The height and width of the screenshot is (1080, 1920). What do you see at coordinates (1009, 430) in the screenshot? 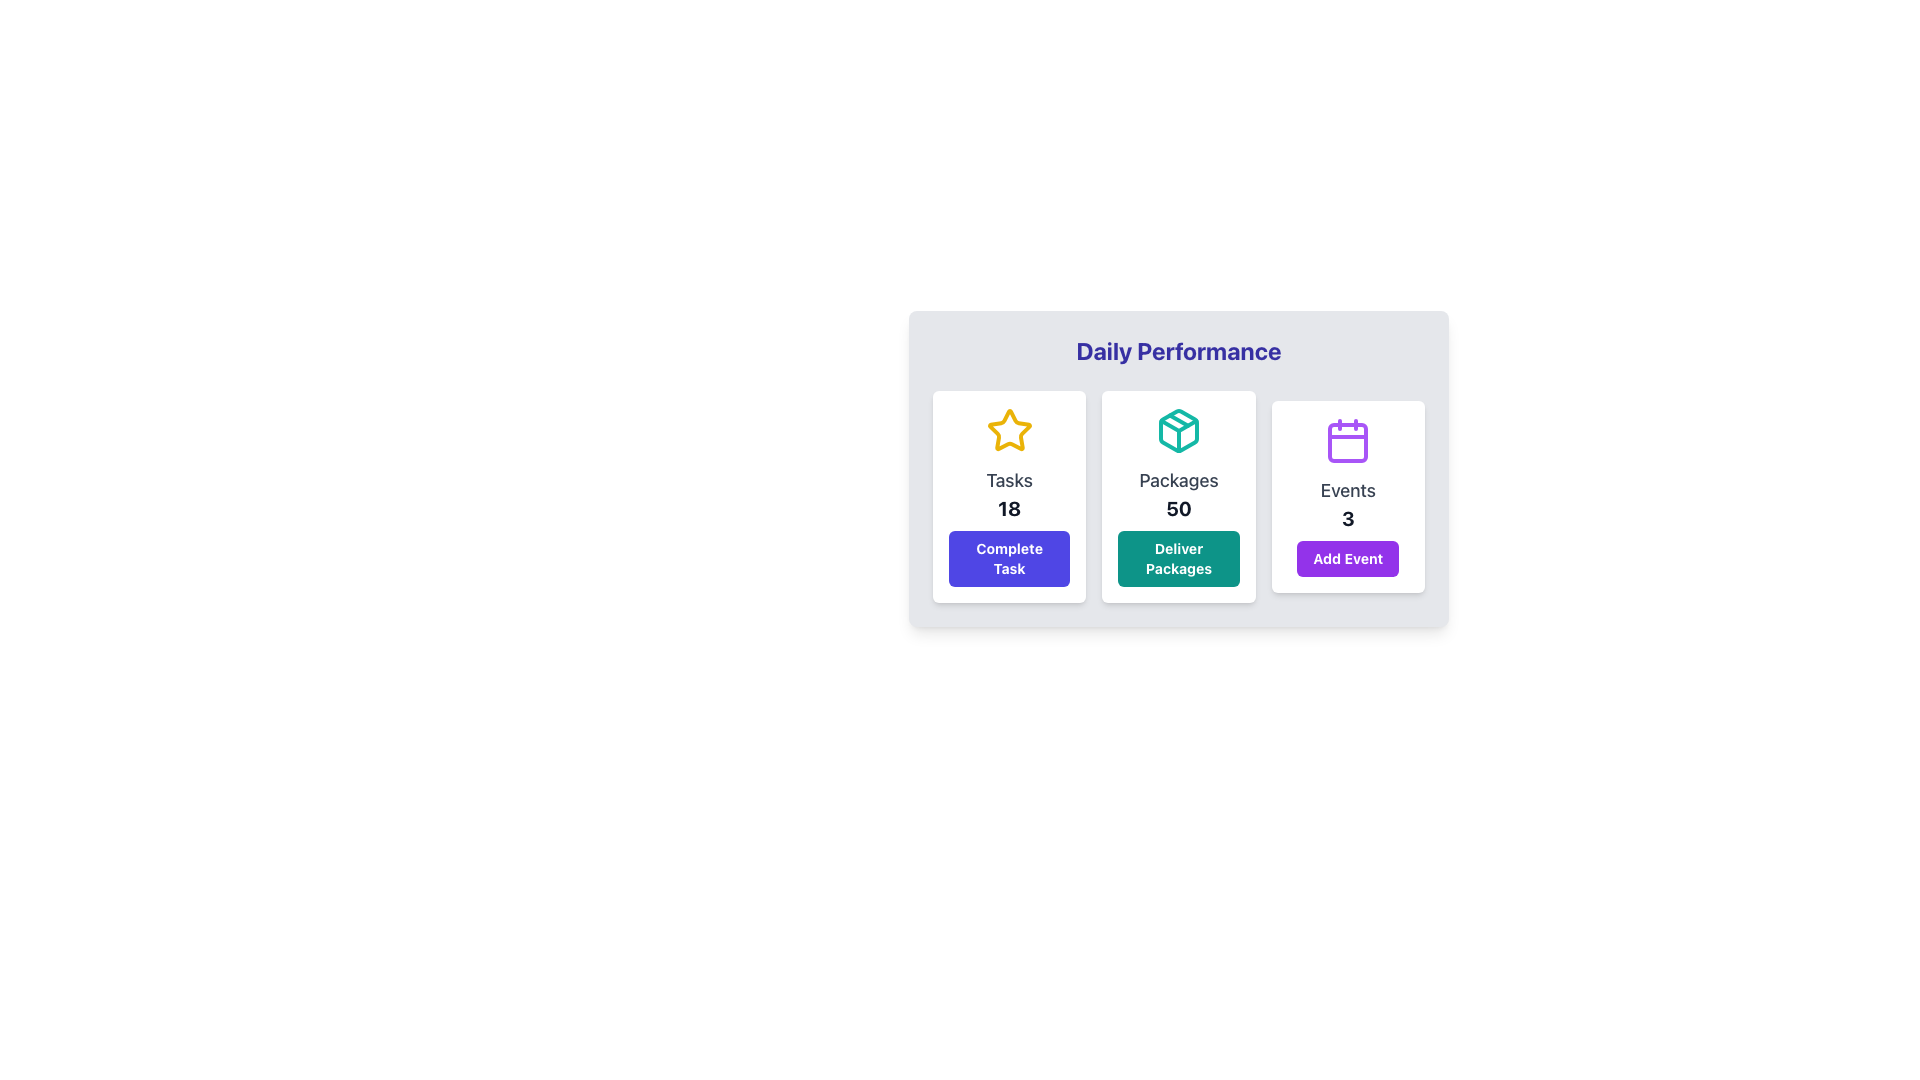
I see `the yellow outlined star icon located at the top of the 'Tasks' performance overview card` at bounding box center [1009, 430].